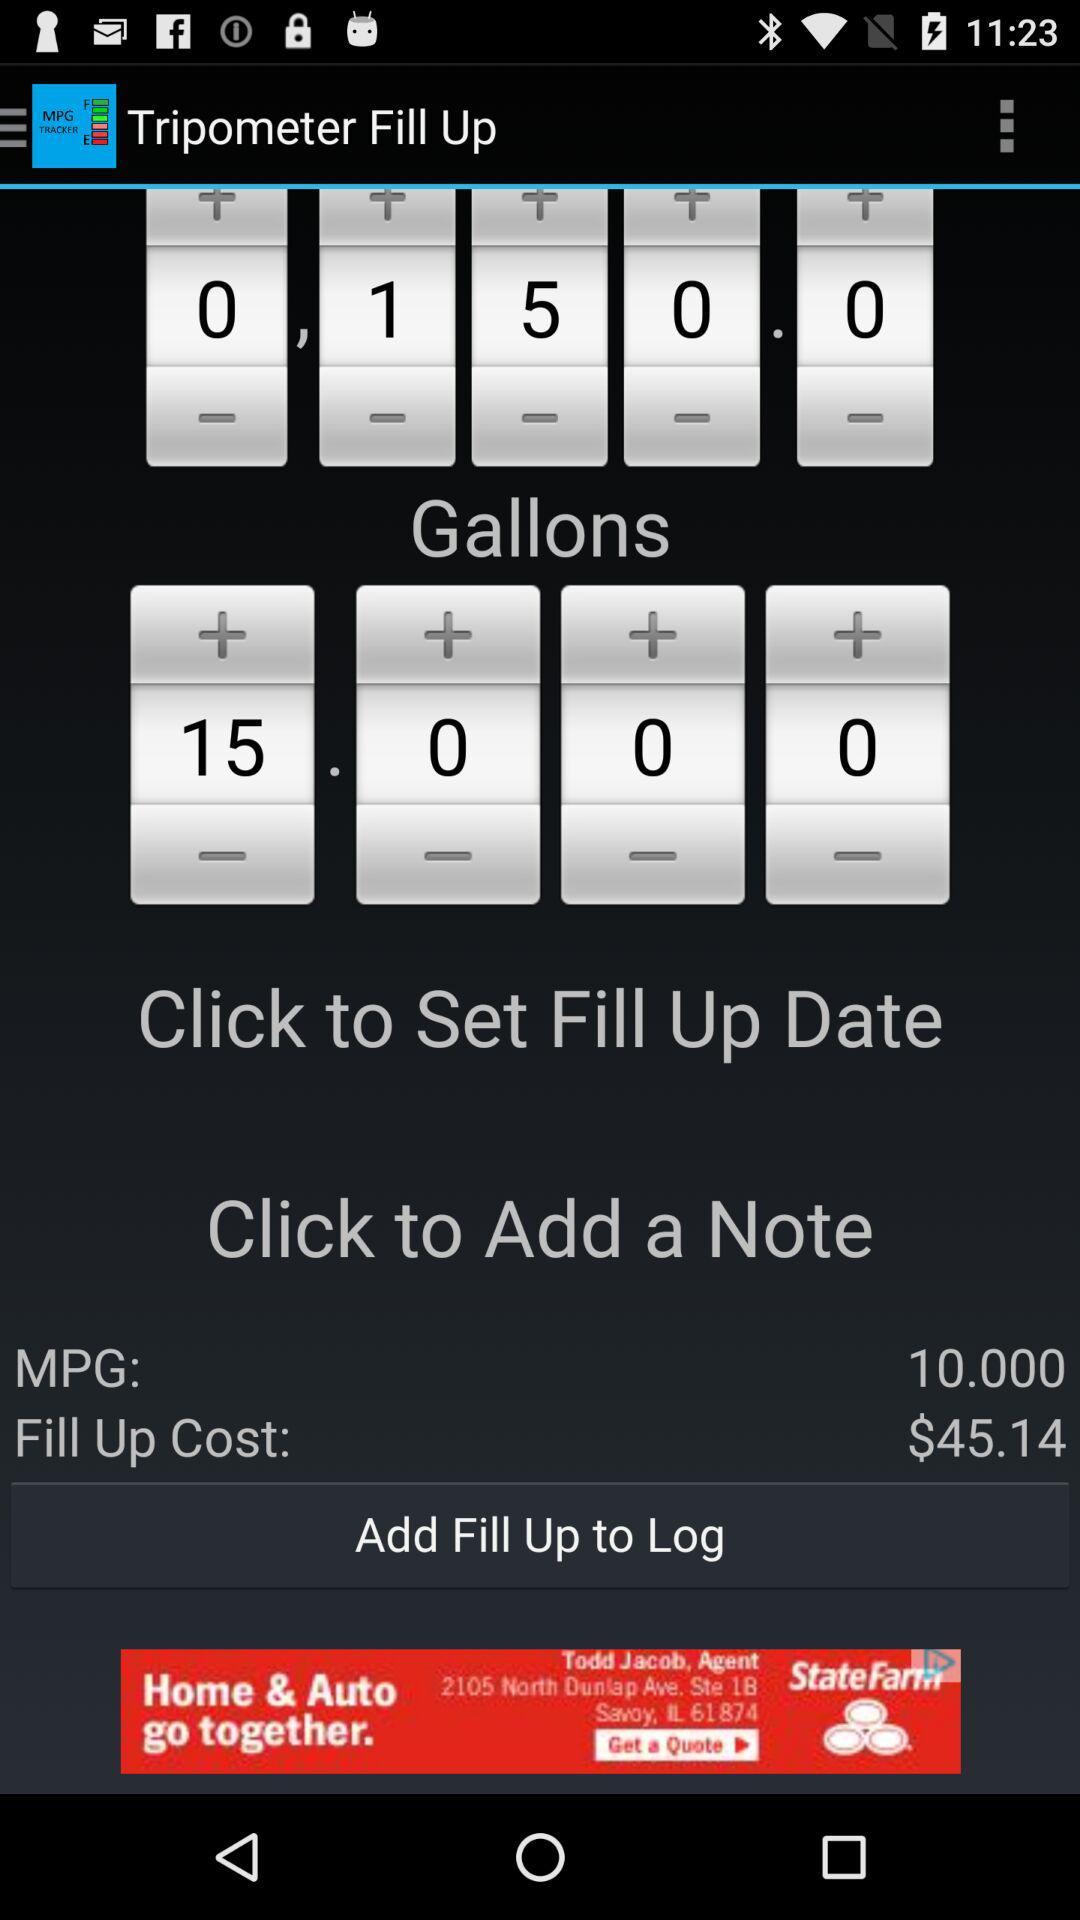 Image resolution: width=1080 pixels, height=1920 pixels. I want to click on number button, so click(447, 629).